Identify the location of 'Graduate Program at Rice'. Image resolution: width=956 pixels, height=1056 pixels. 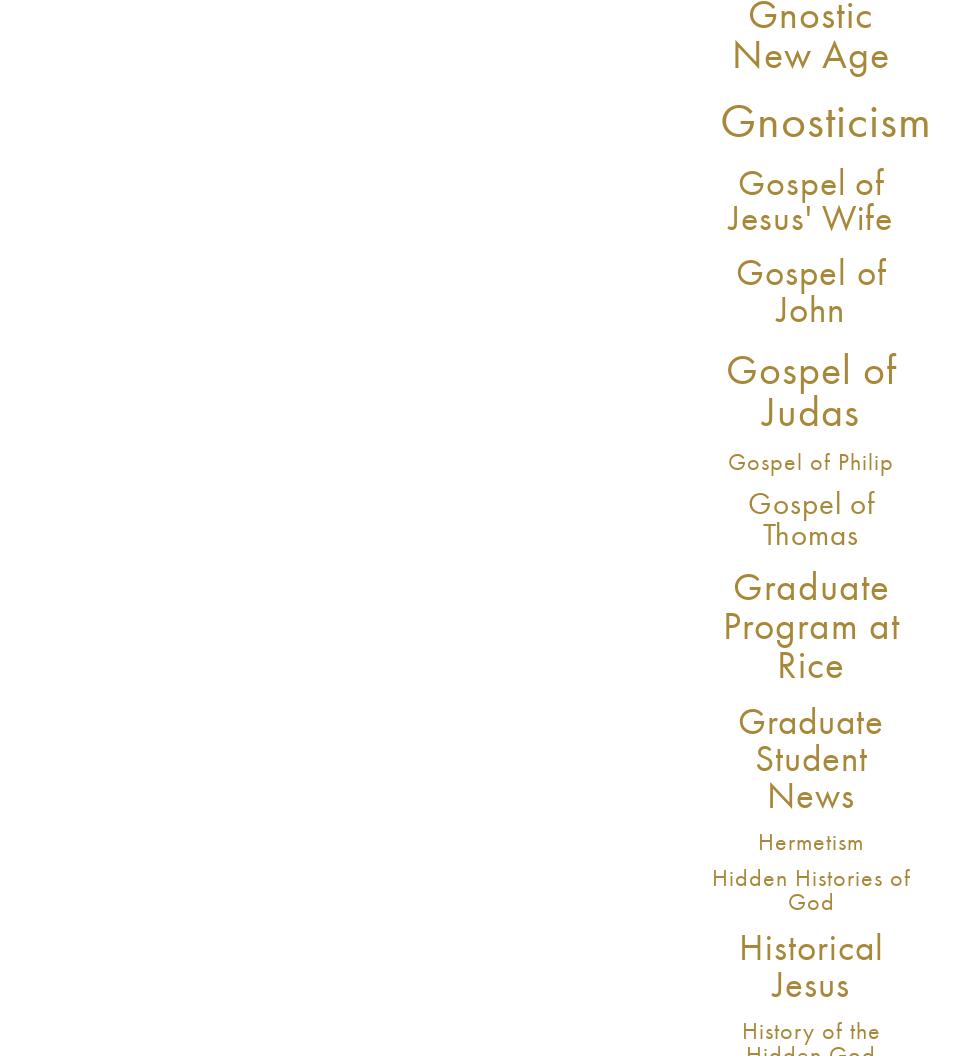
(720, 624).